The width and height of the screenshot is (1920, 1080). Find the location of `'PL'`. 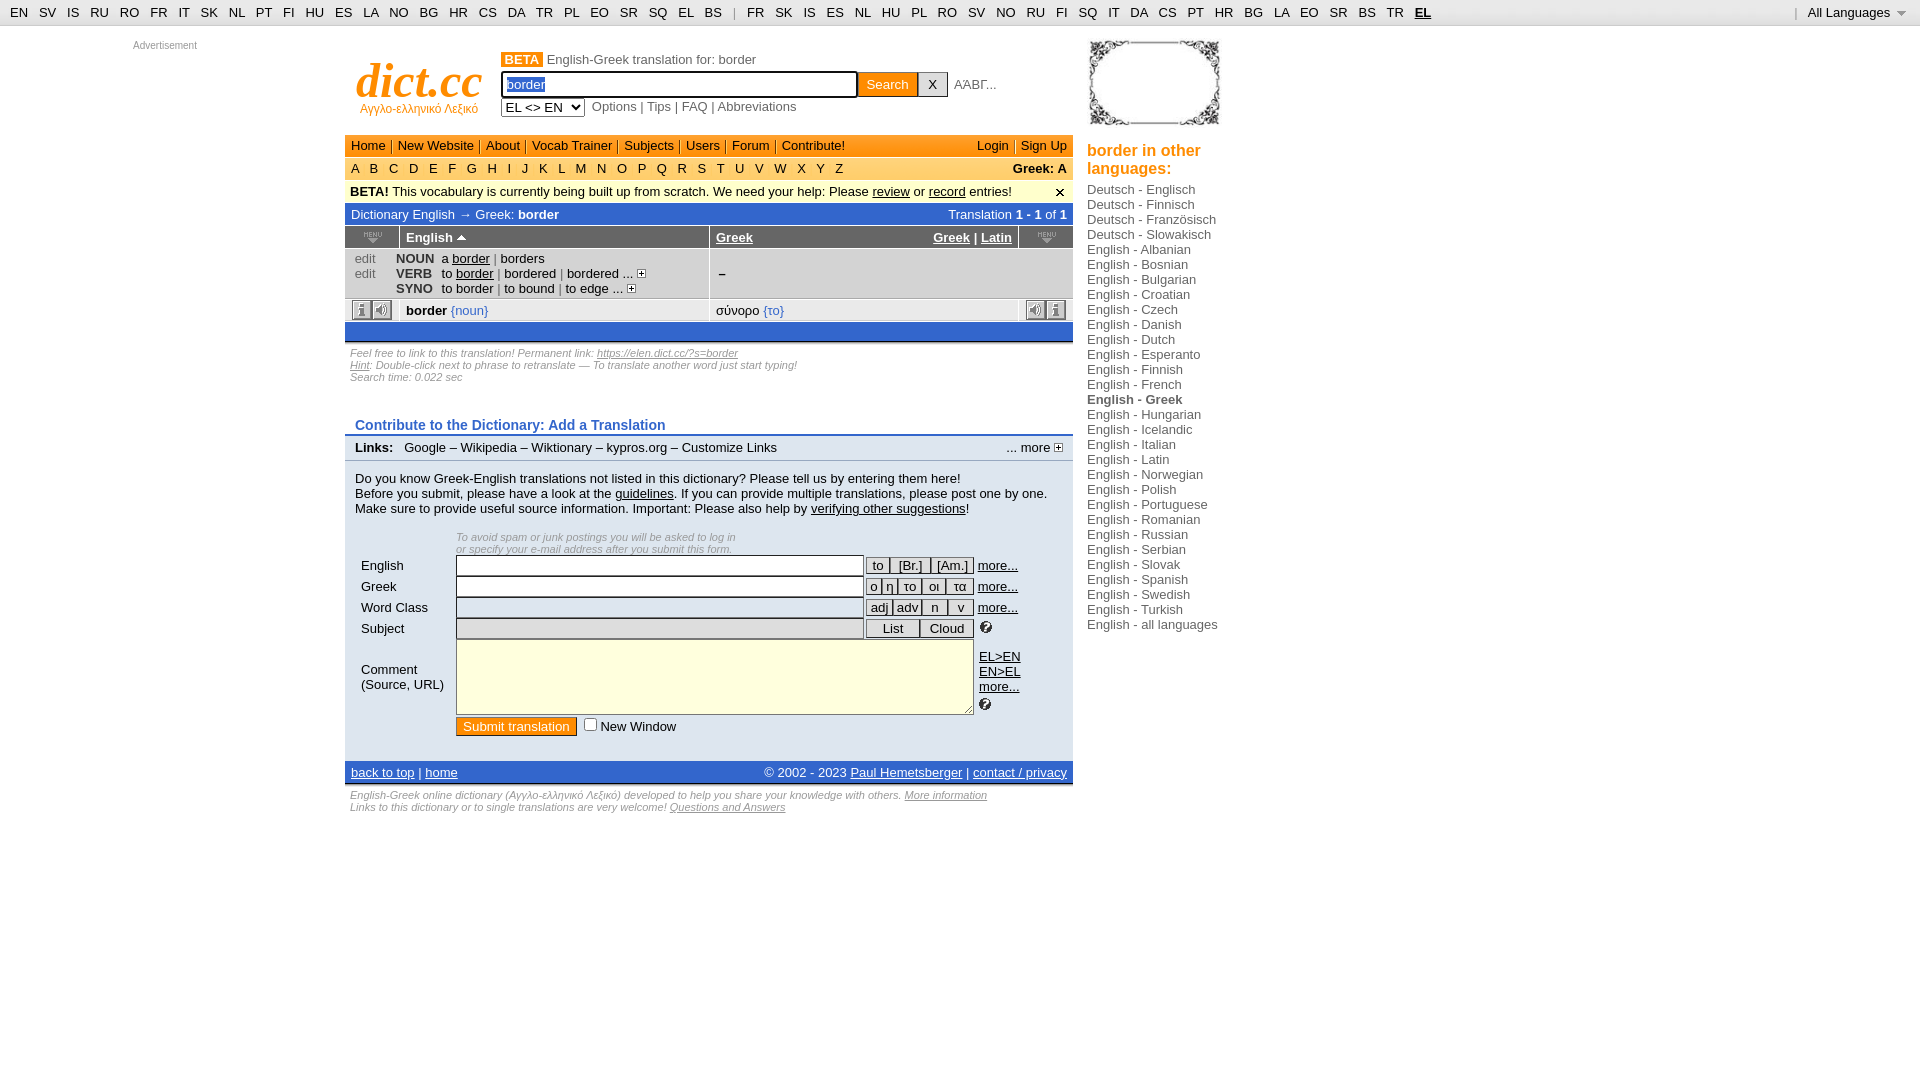

'PL' is located at coordinates (570, 12).